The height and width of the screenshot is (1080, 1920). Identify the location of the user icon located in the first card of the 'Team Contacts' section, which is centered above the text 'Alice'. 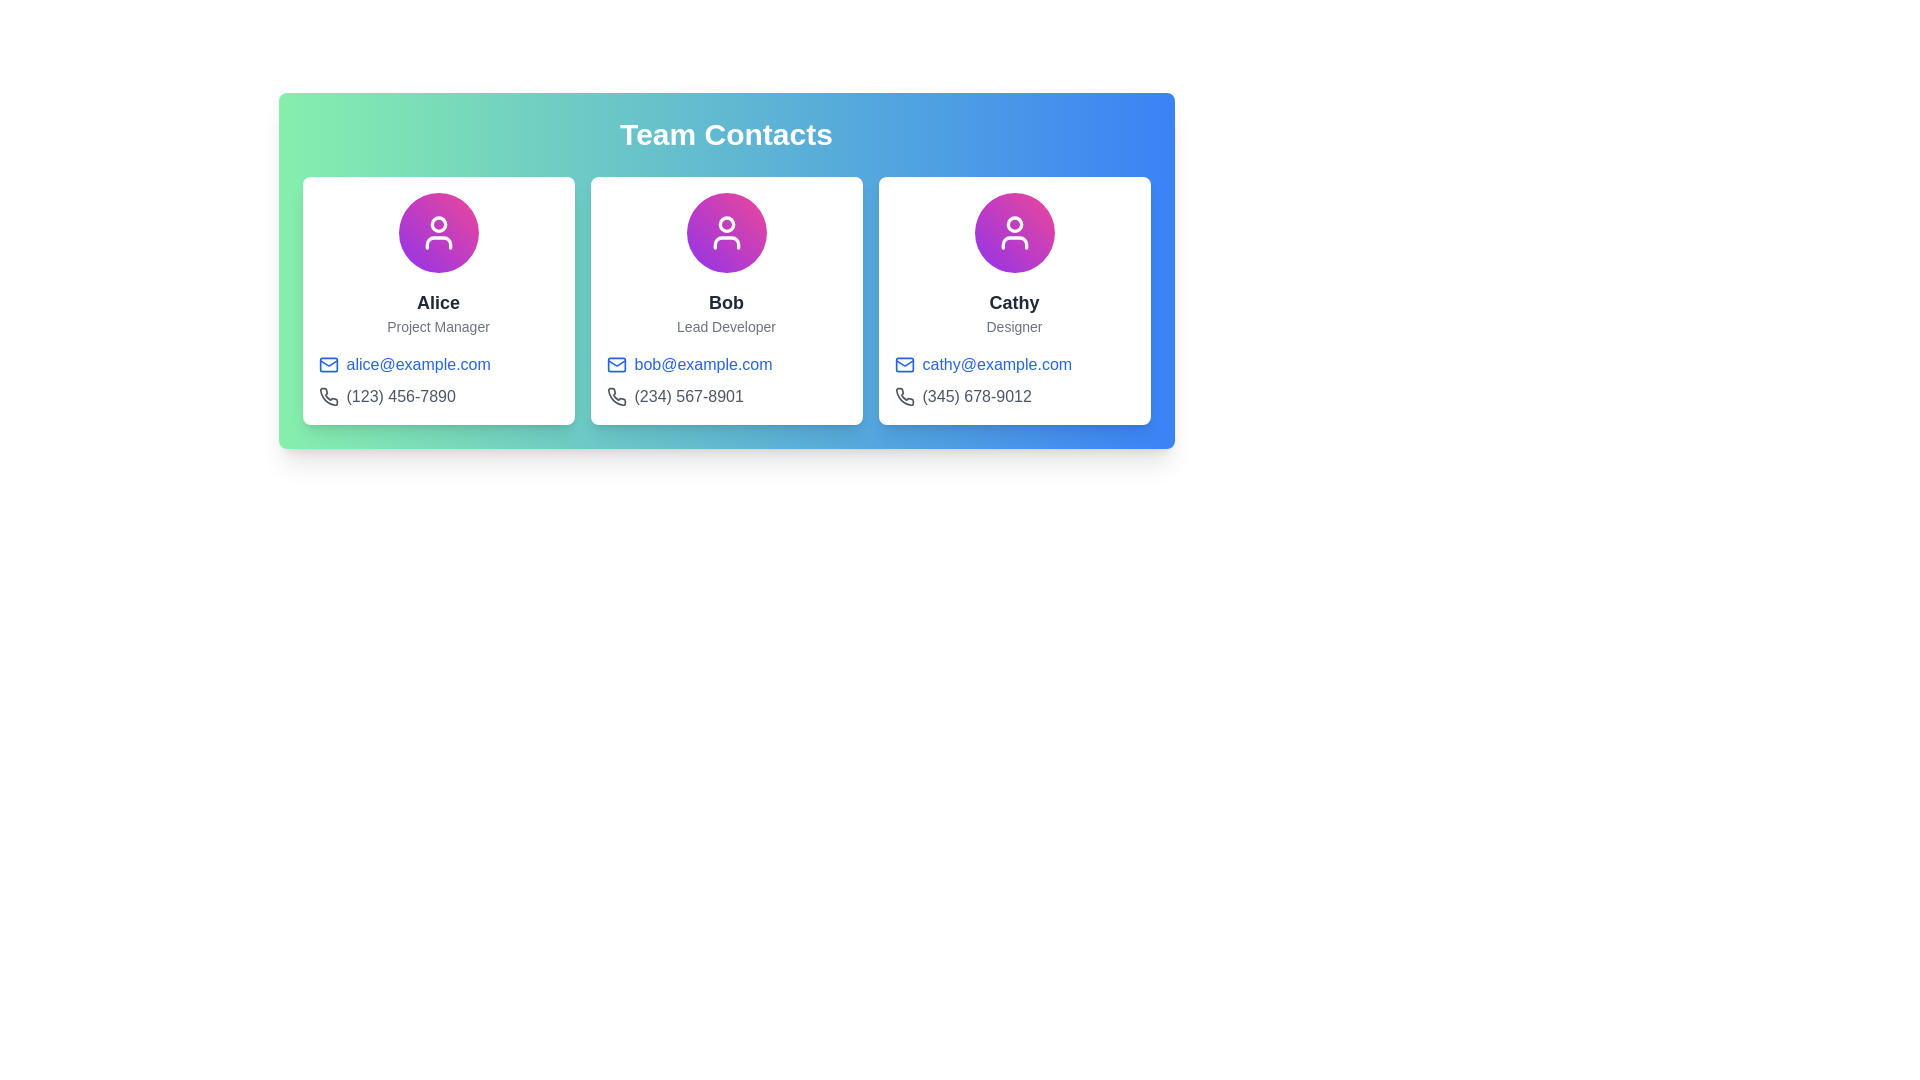
(437, 231).